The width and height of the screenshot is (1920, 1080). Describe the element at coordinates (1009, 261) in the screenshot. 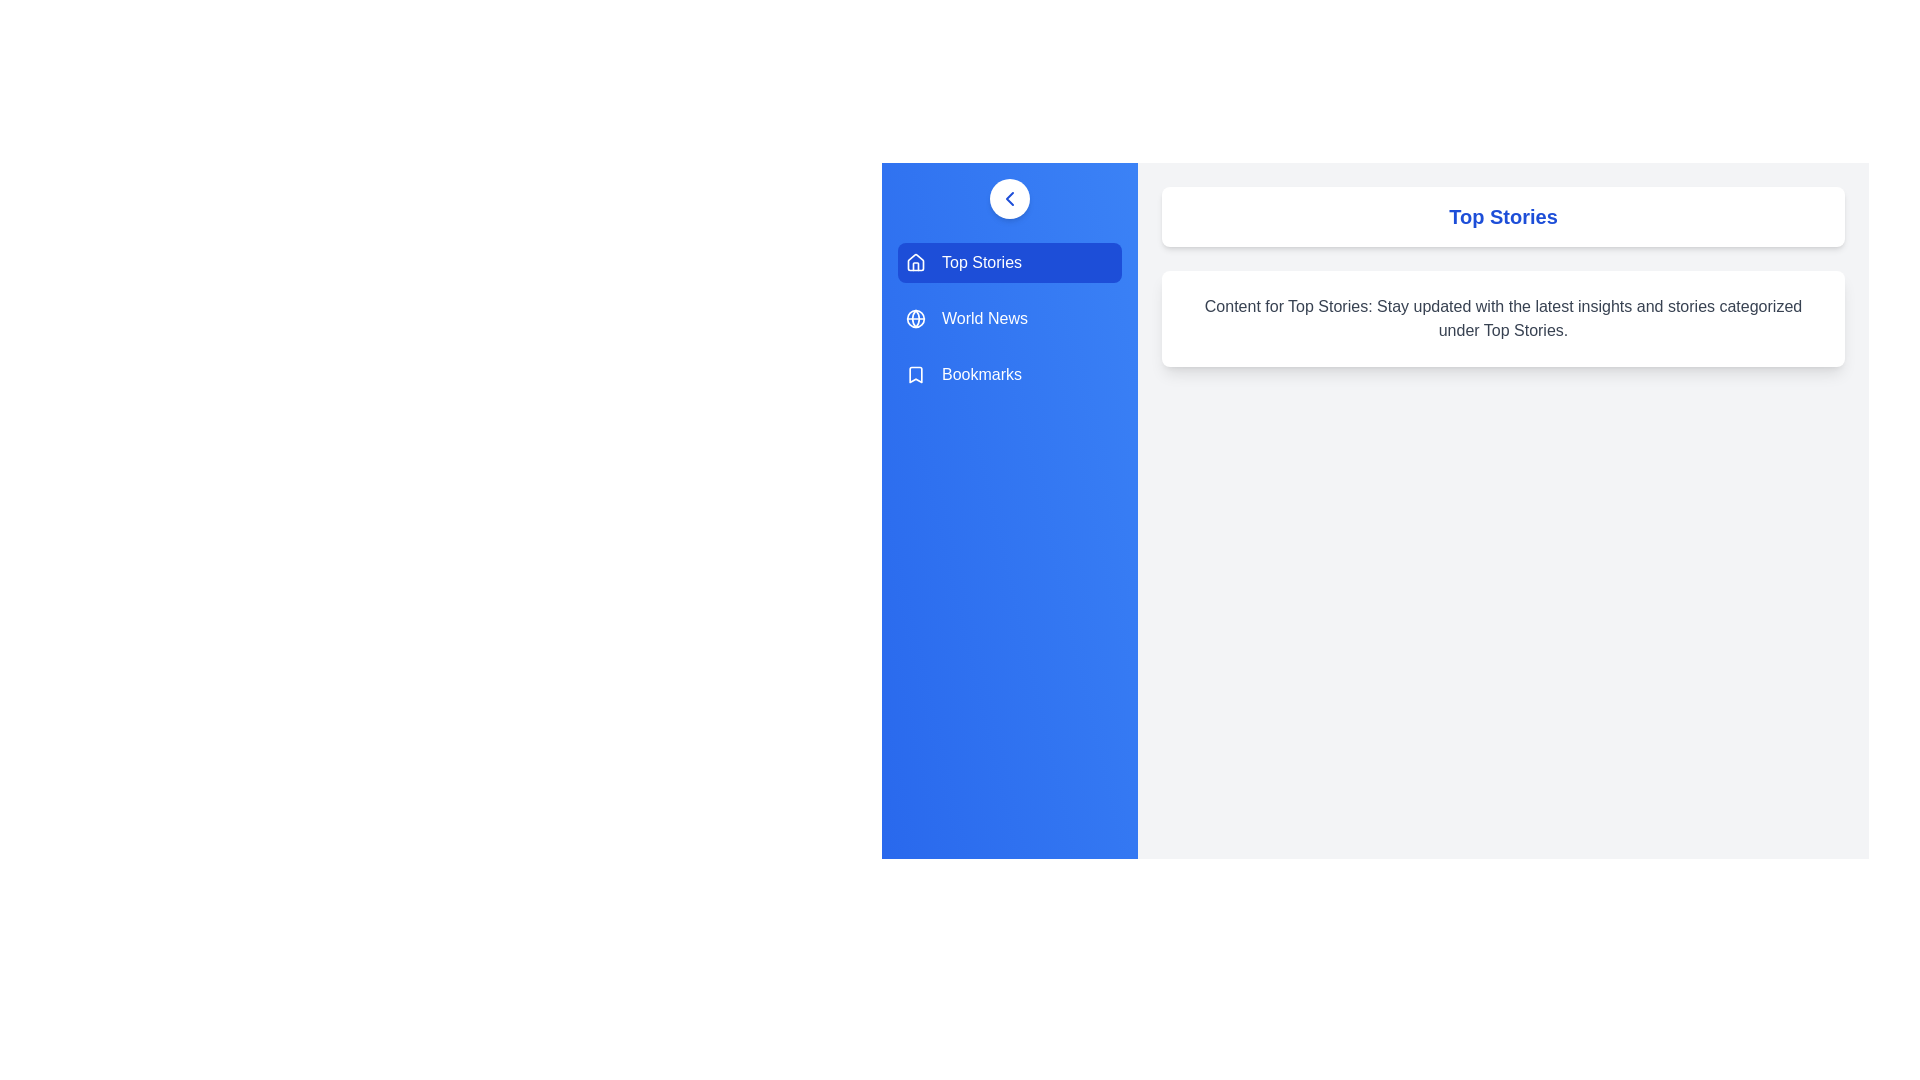

I see `the category Top Stories from the list` at that location.